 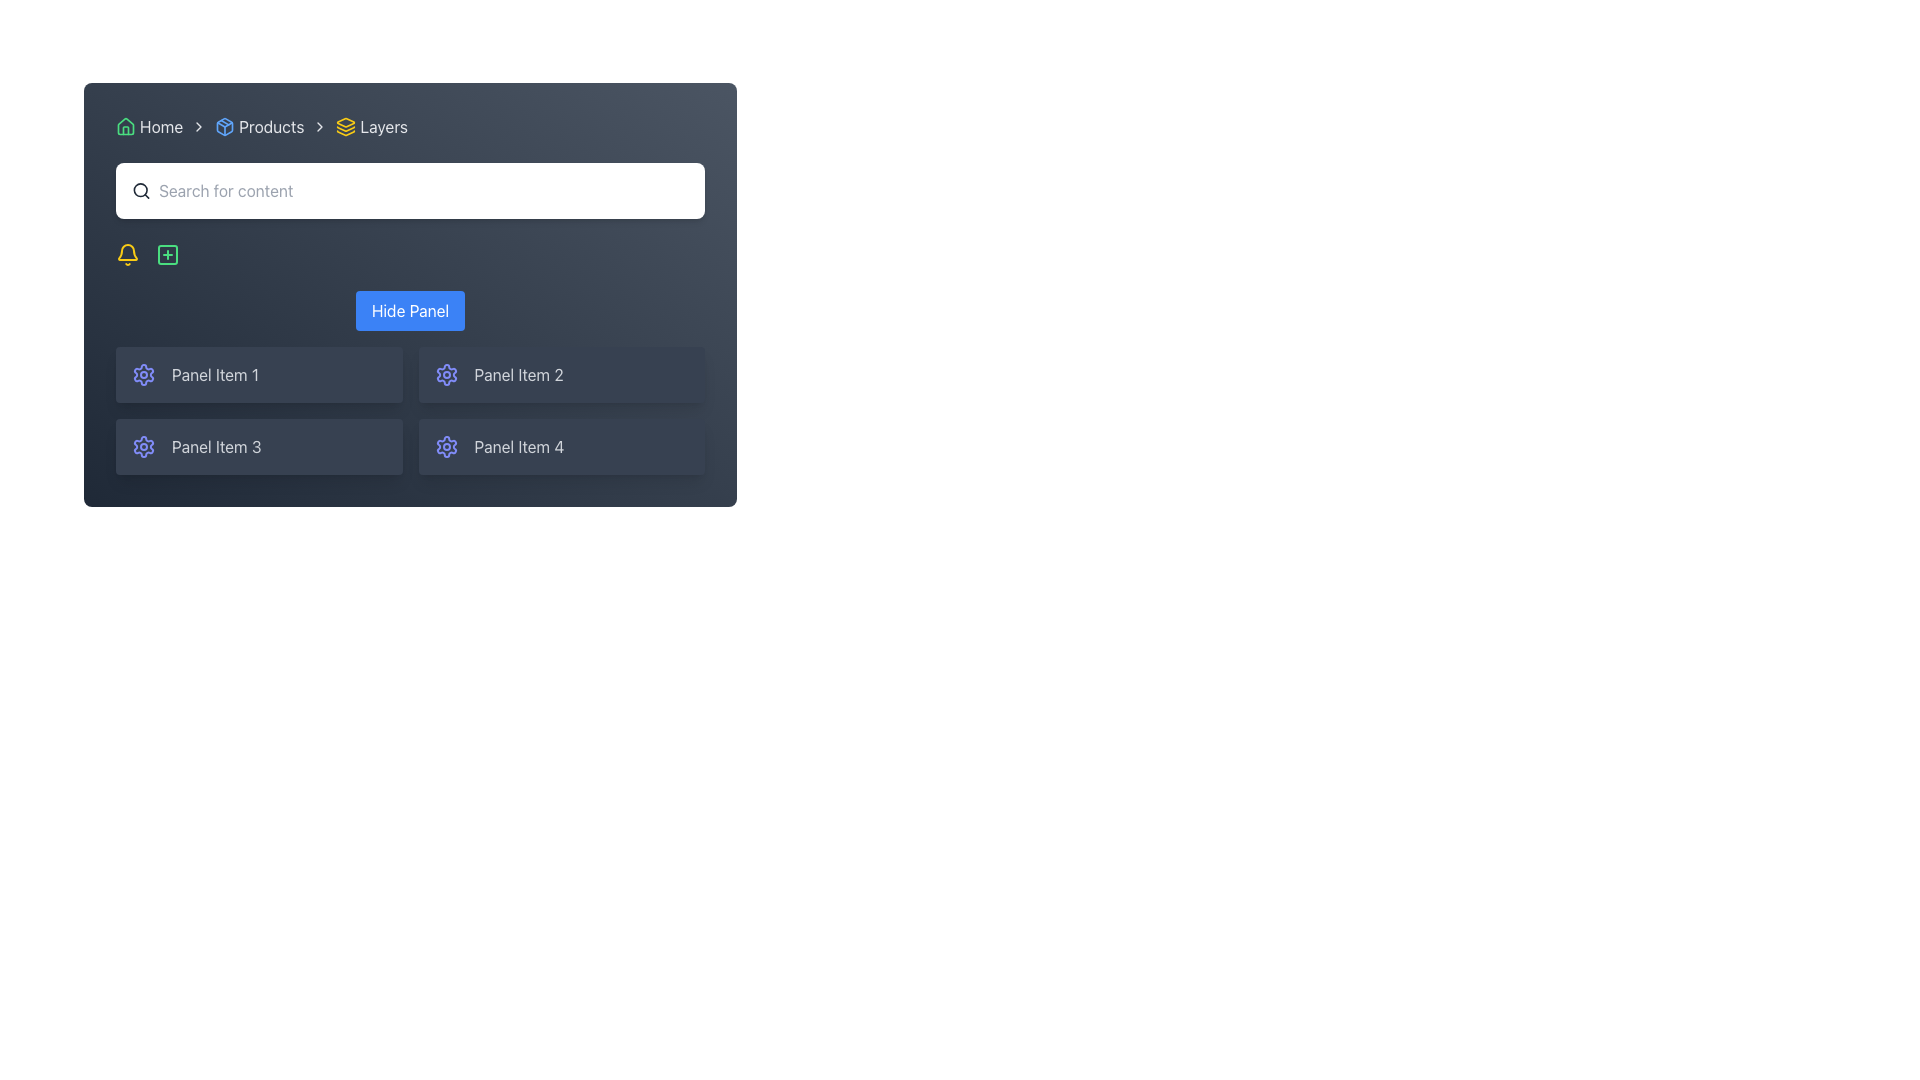 I want to click on the gear icon styled in blue located to the left of the text 'Panel Item 1' within the dark gray rounded panel, so click(x=143, y=374).